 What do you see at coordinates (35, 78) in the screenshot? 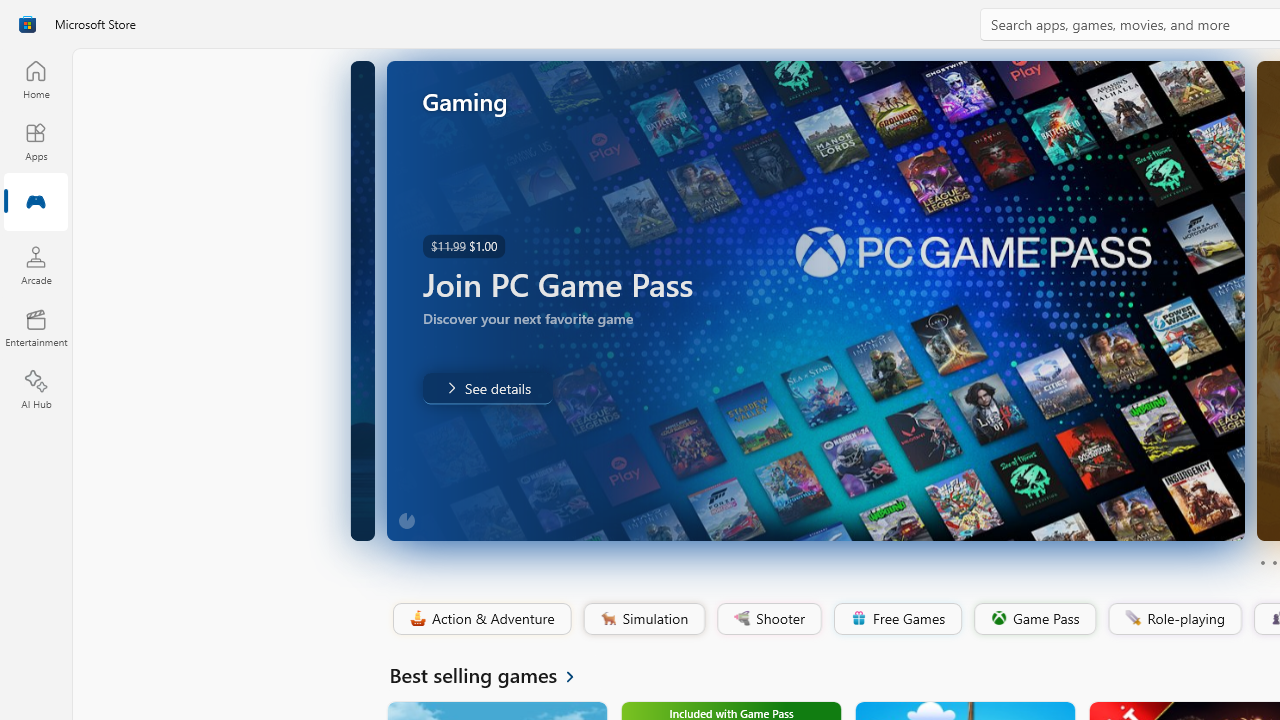
I see `'Home'` at bounding box center [35, 78].